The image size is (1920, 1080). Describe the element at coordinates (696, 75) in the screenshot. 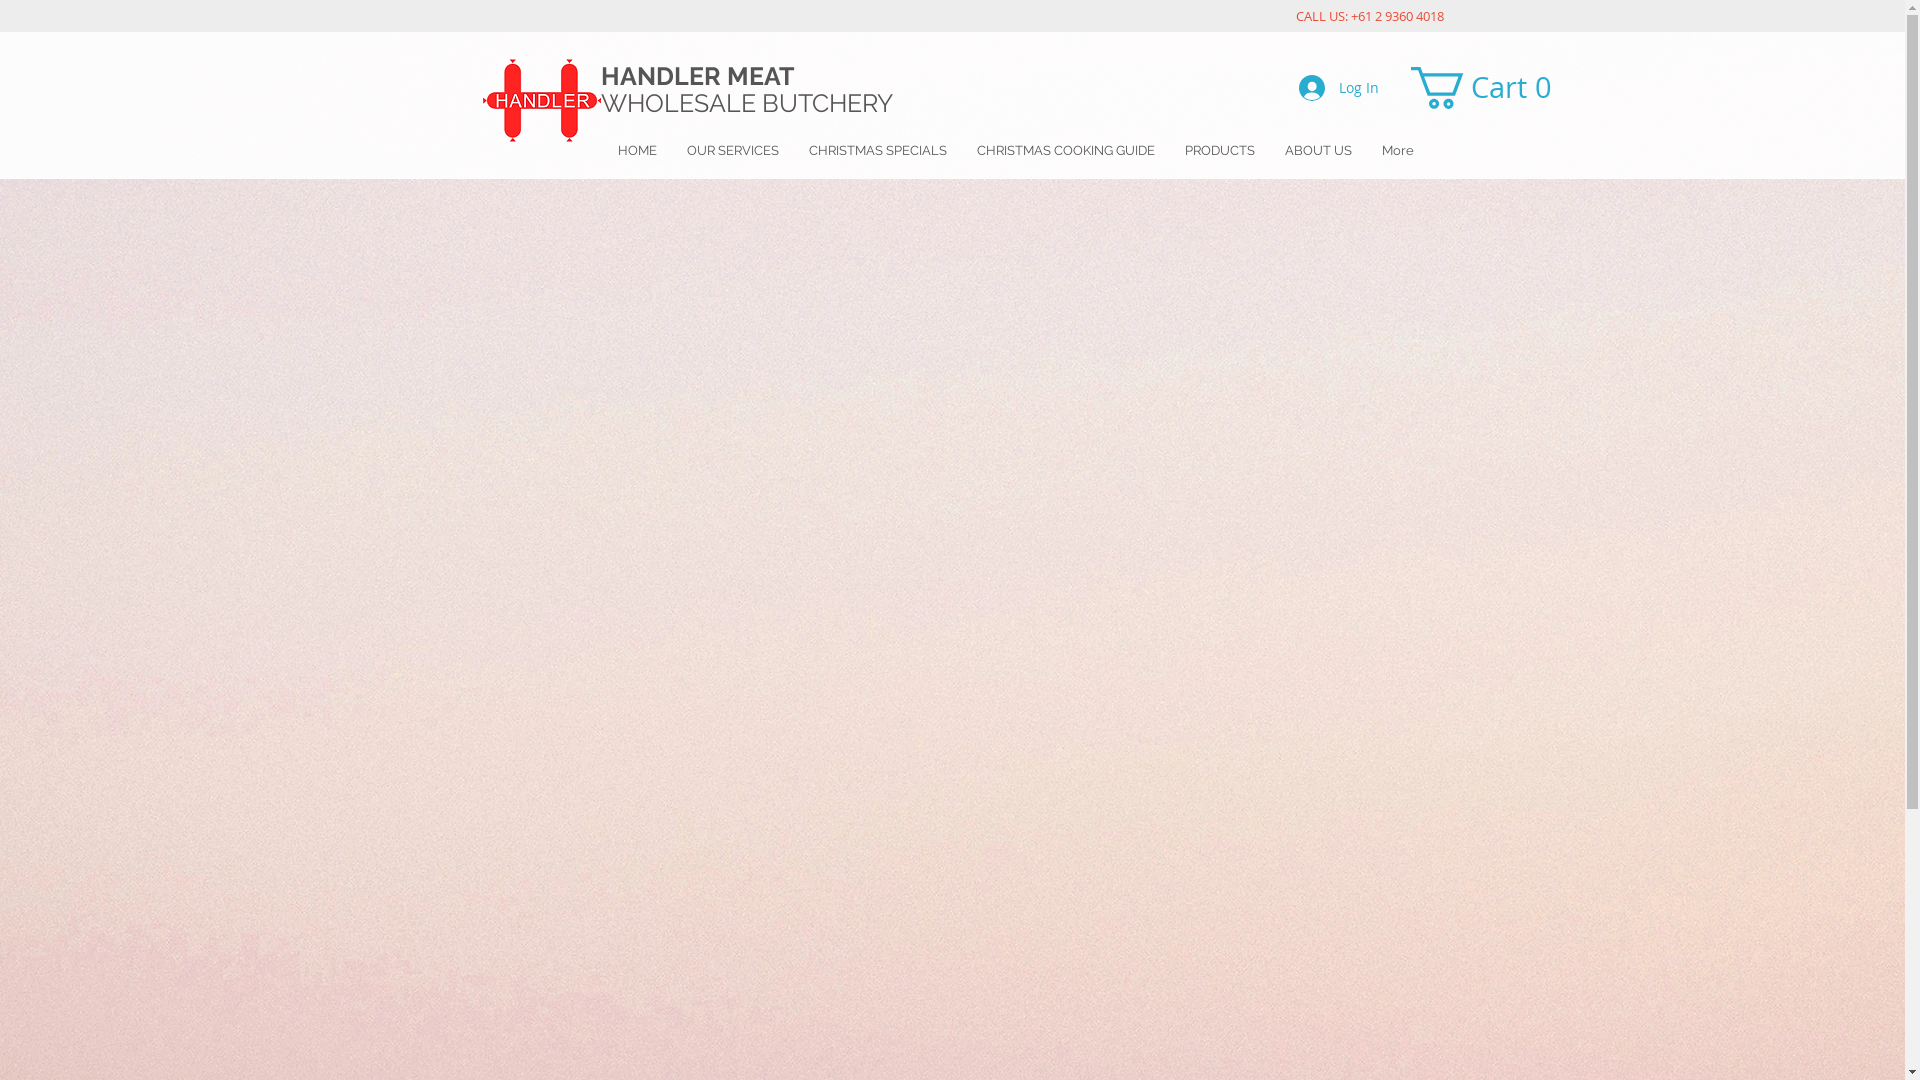

I see `'HANDLER MEAT'` at that location.